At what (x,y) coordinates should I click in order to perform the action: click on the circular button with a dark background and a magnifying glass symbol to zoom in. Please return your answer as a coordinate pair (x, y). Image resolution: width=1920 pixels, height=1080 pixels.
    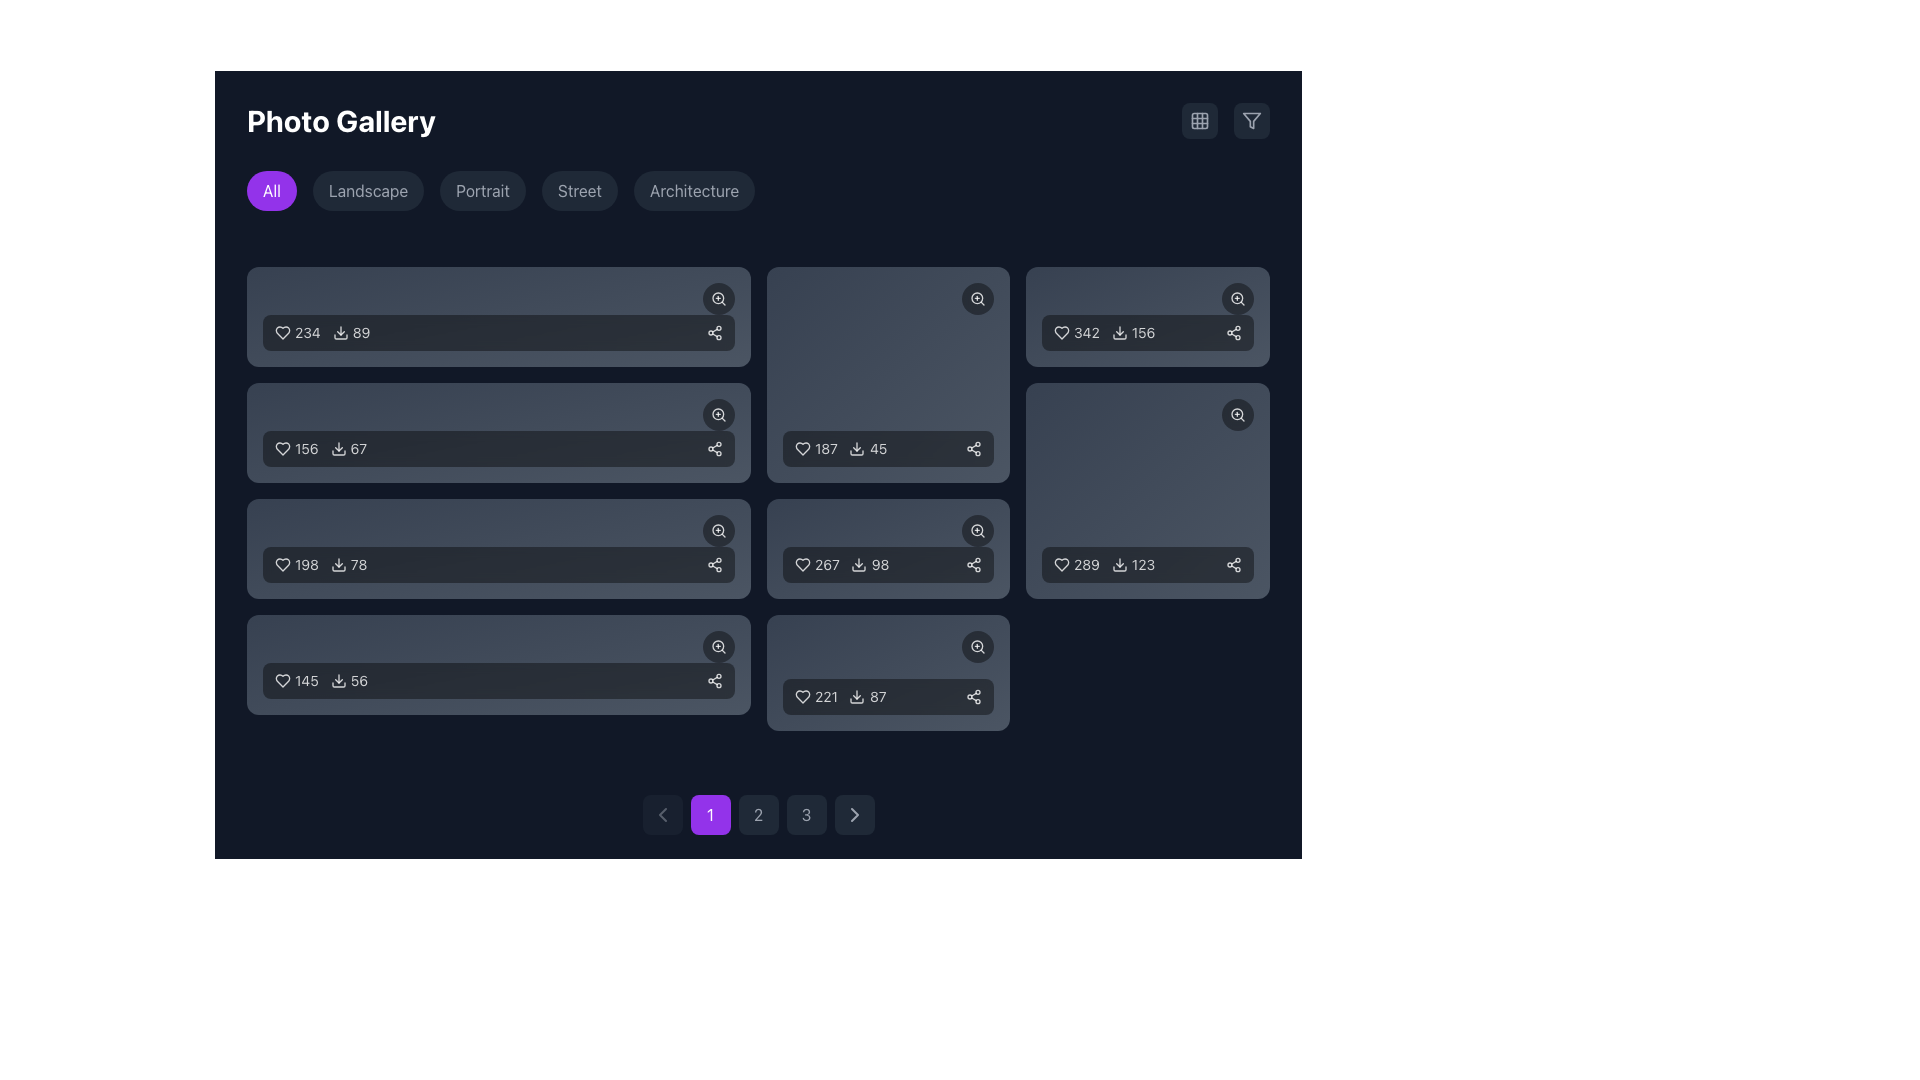
    Looking at the image, I should click on (978, 647).